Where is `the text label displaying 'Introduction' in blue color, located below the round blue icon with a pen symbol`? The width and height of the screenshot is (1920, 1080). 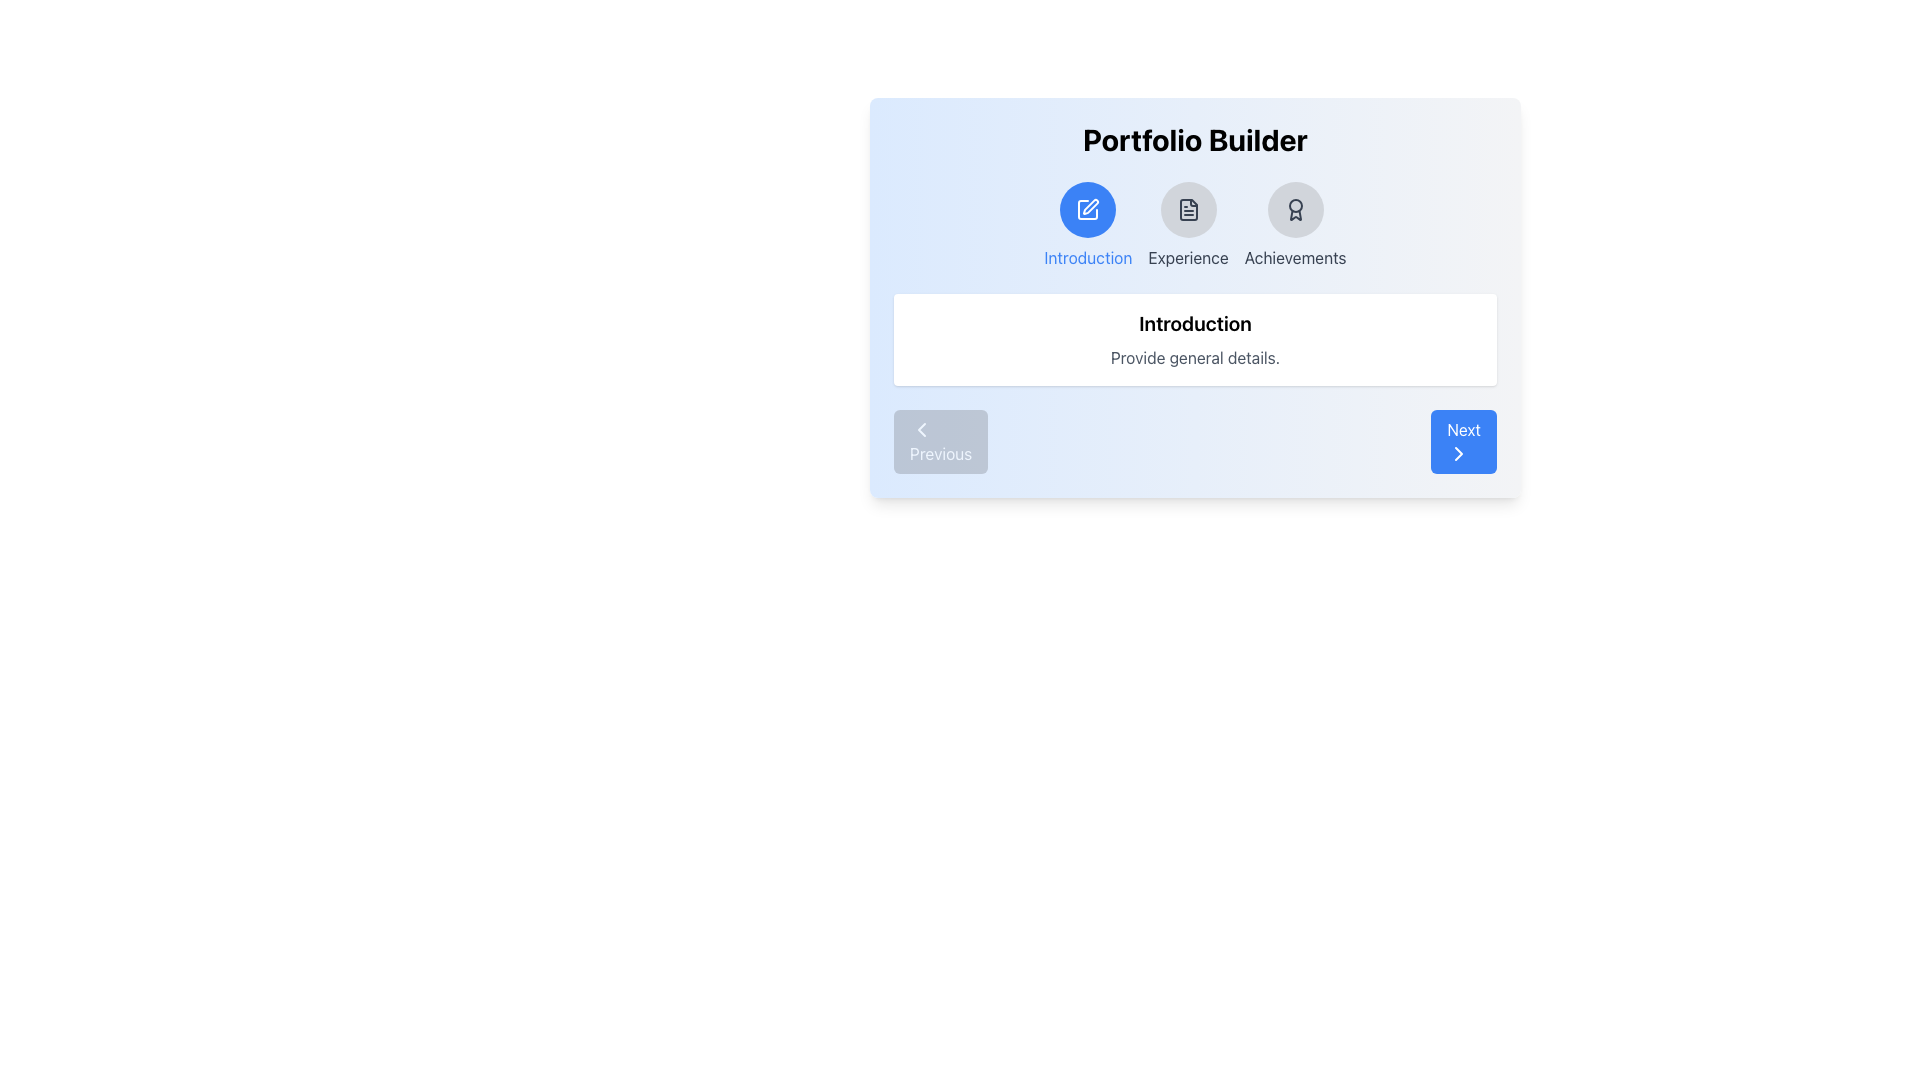
the text label displaying 'Introduction' in blue color, located below the round blue icon with a pen symbol is located at coordinates (1087, 257).